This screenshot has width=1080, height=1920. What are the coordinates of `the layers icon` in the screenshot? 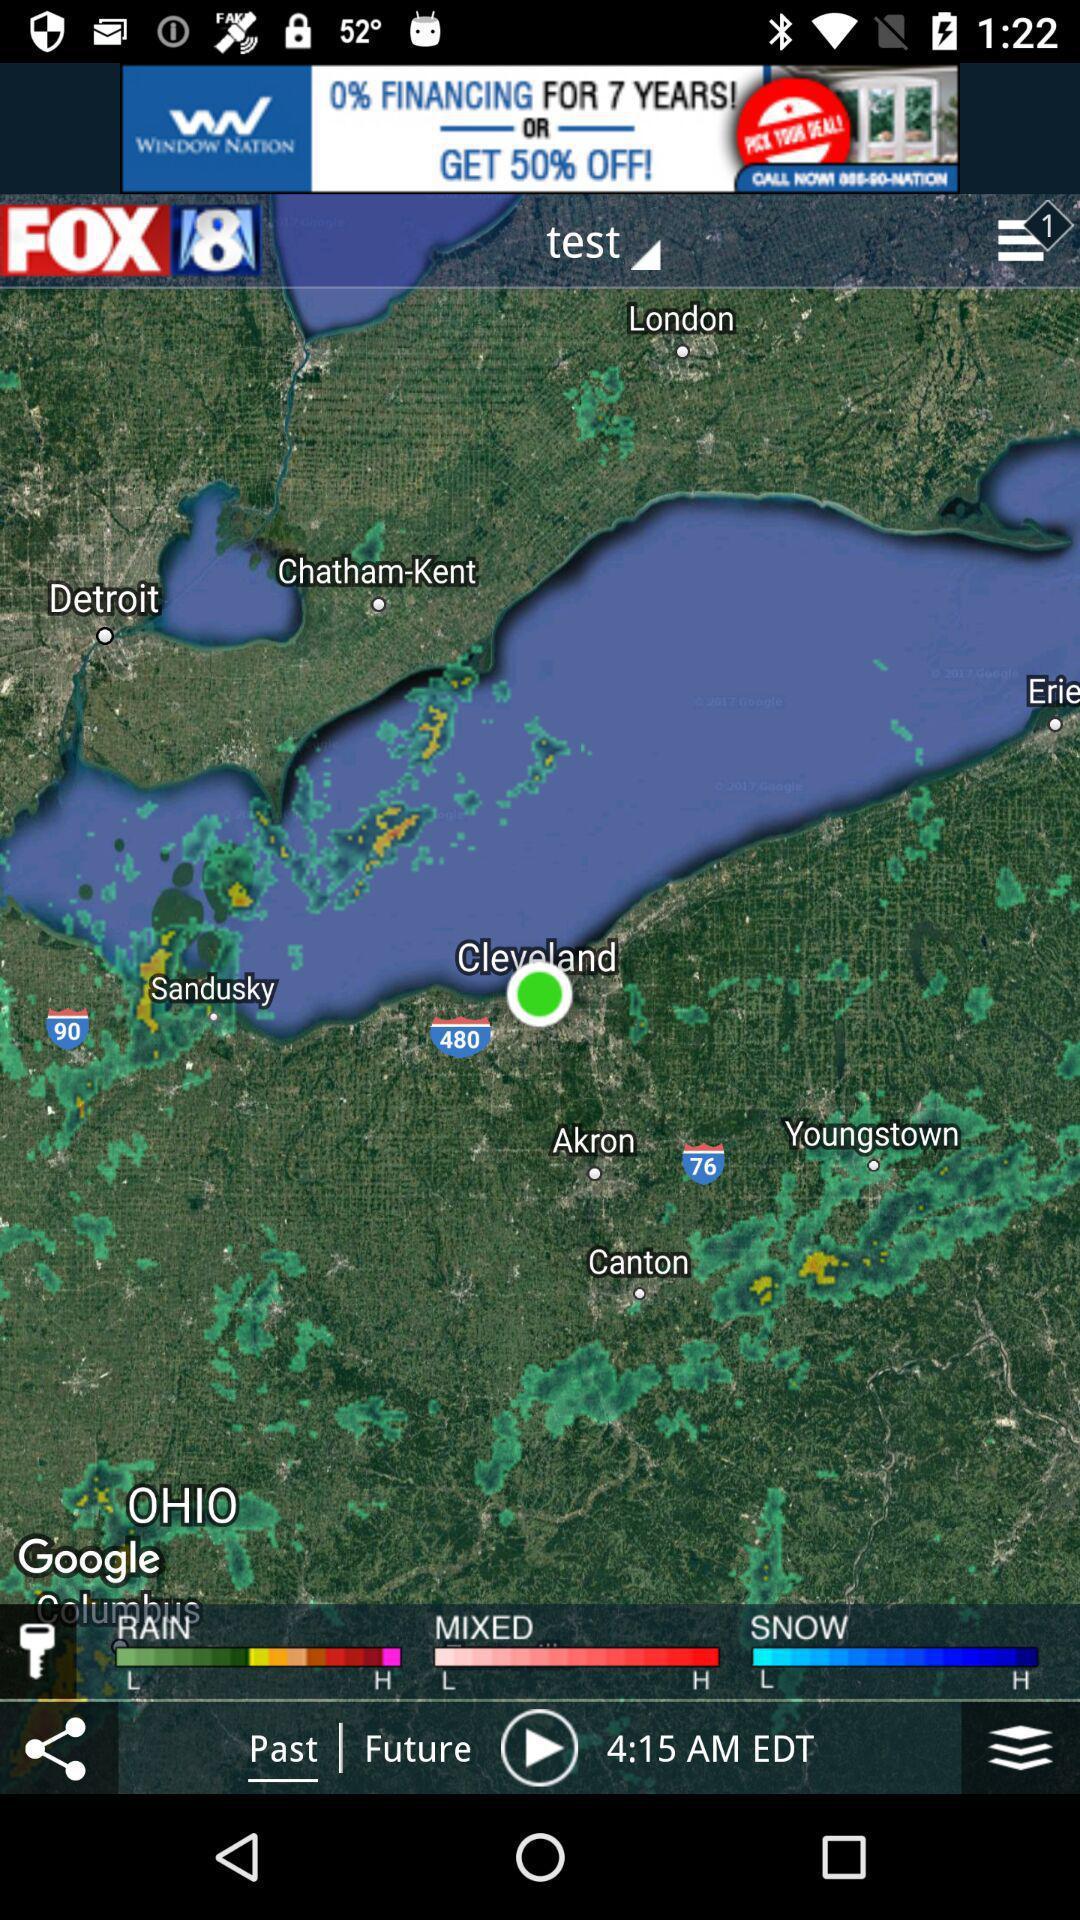 It's located at (1020, 1746).